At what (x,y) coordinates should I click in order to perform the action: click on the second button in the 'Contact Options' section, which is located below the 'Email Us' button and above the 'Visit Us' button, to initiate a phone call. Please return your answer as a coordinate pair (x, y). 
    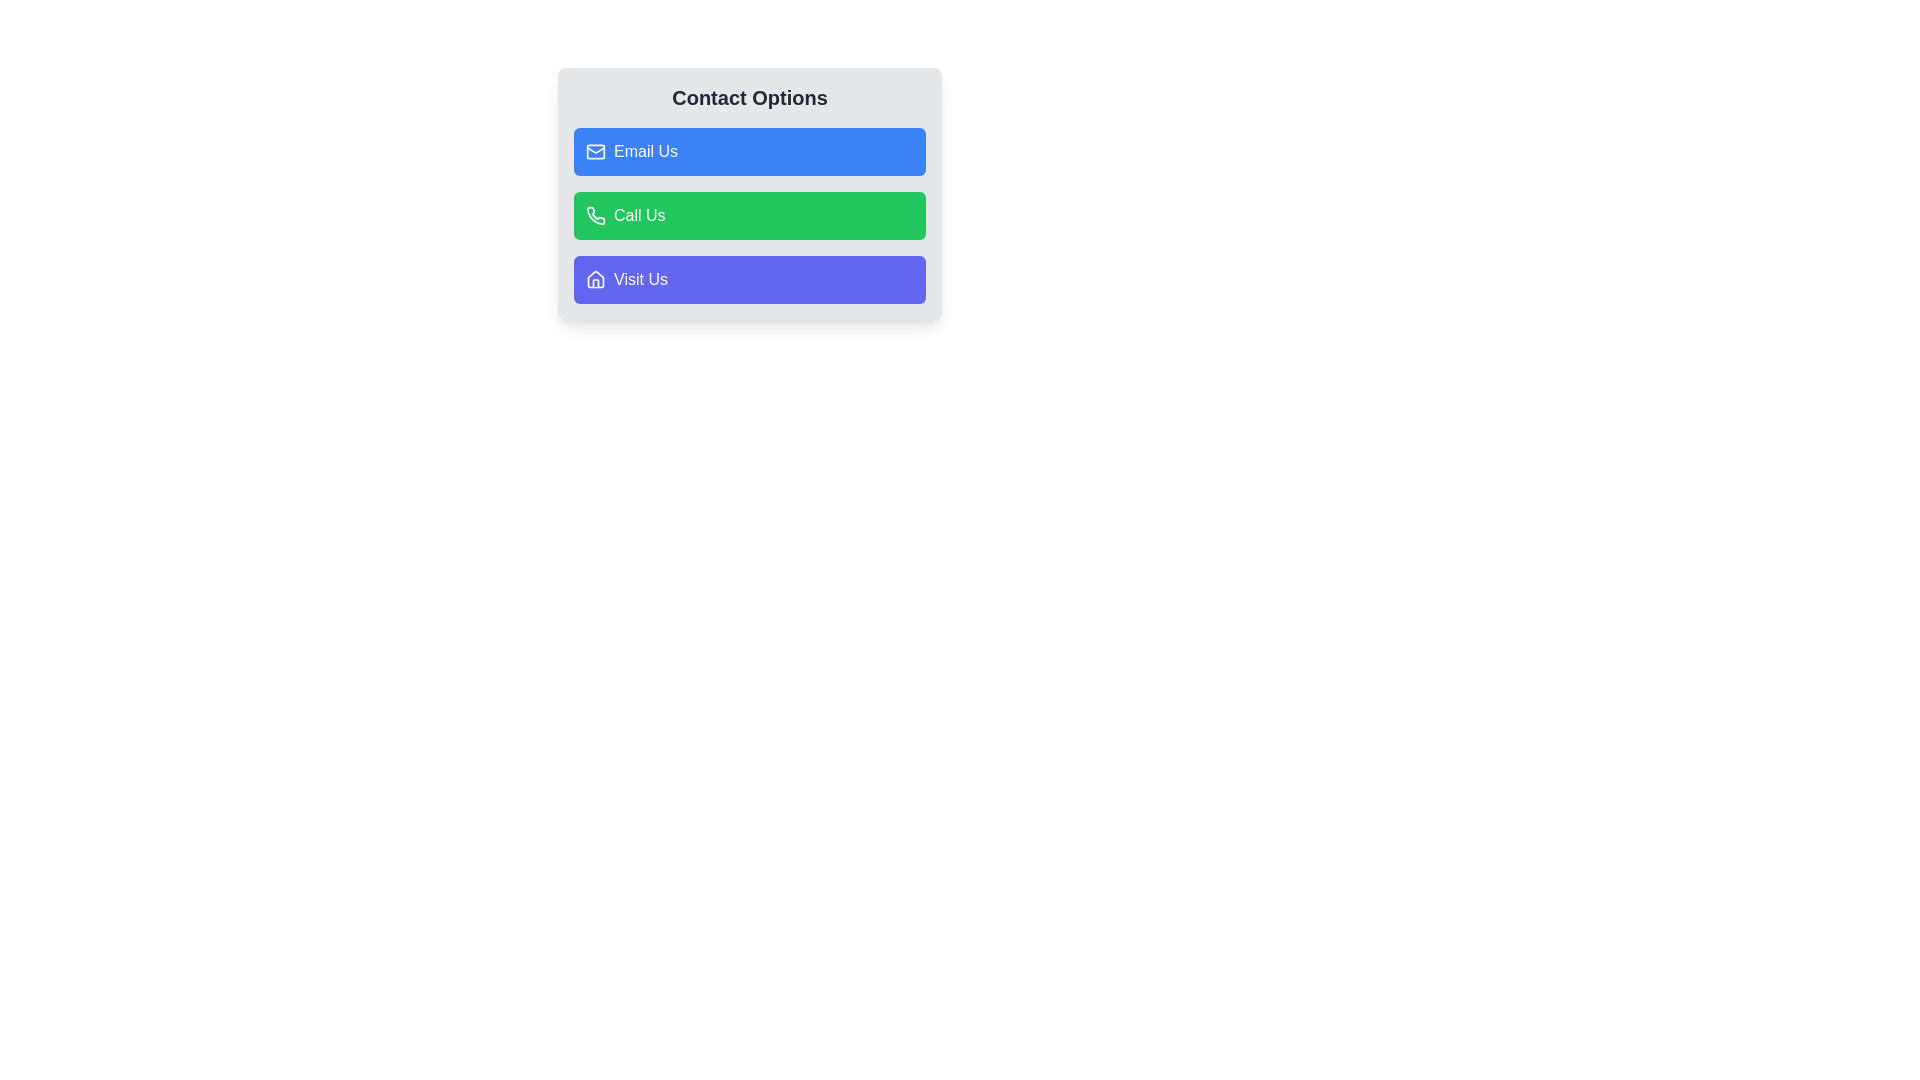
    Looking at the image, I should click on (748, 216).